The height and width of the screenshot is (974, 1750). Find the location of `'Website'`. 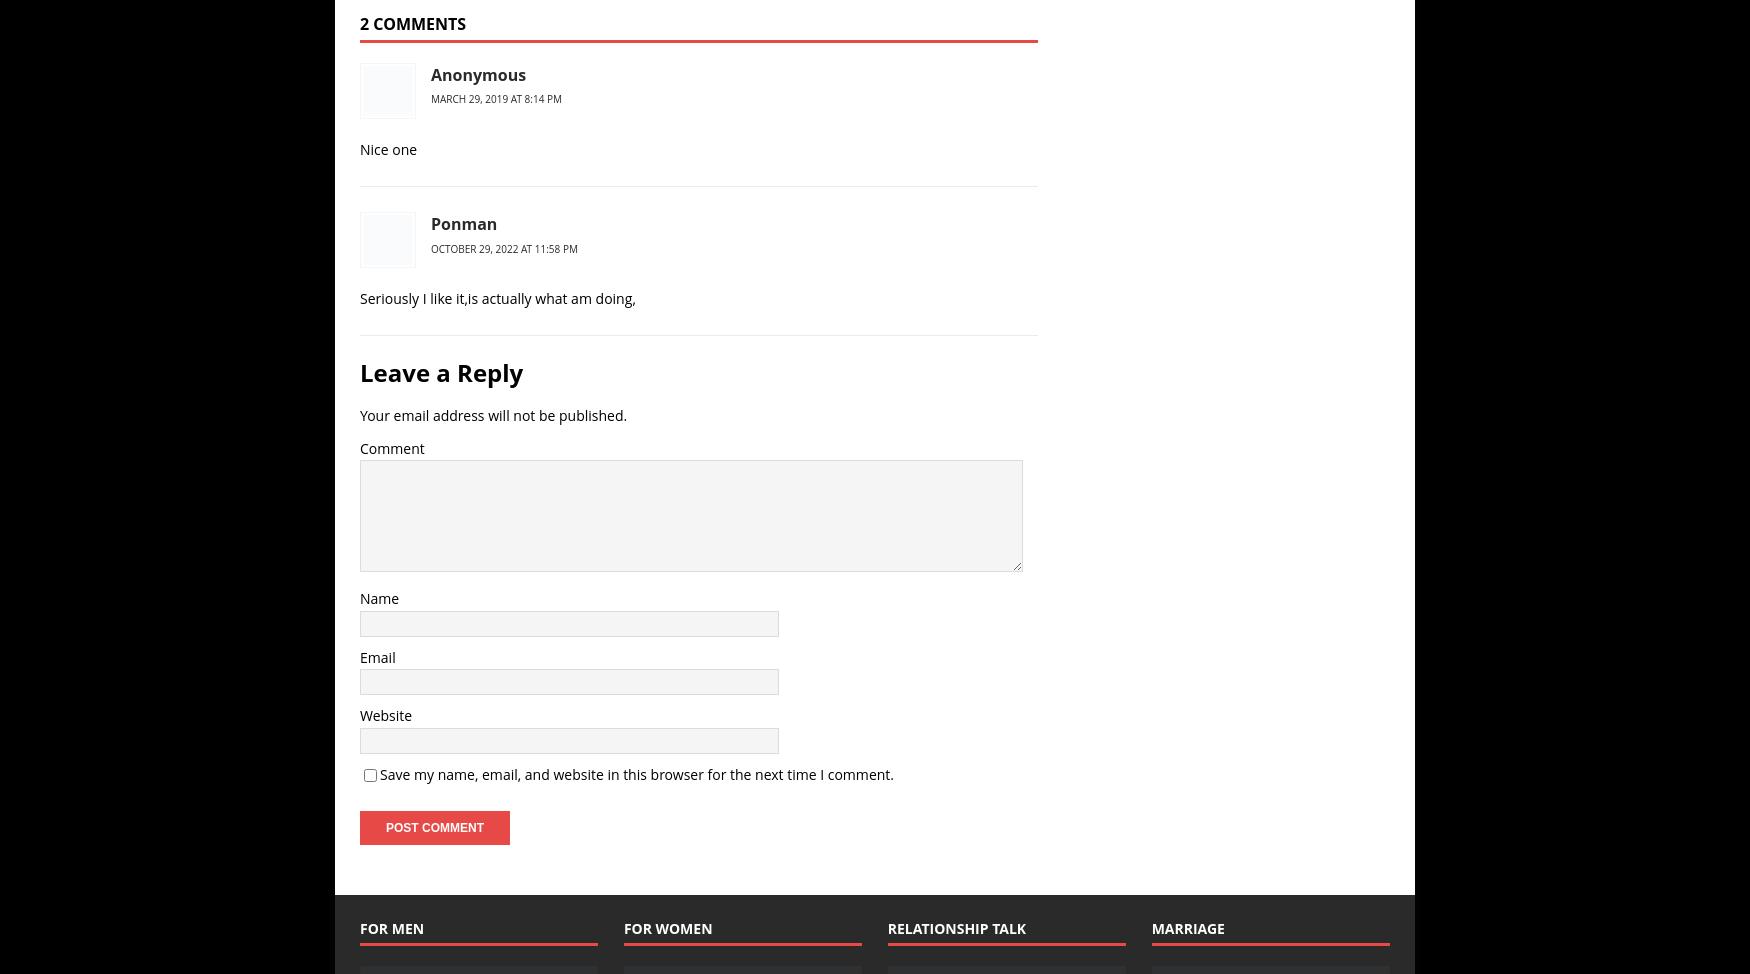

'Website' is located at coordinates (359, 716).